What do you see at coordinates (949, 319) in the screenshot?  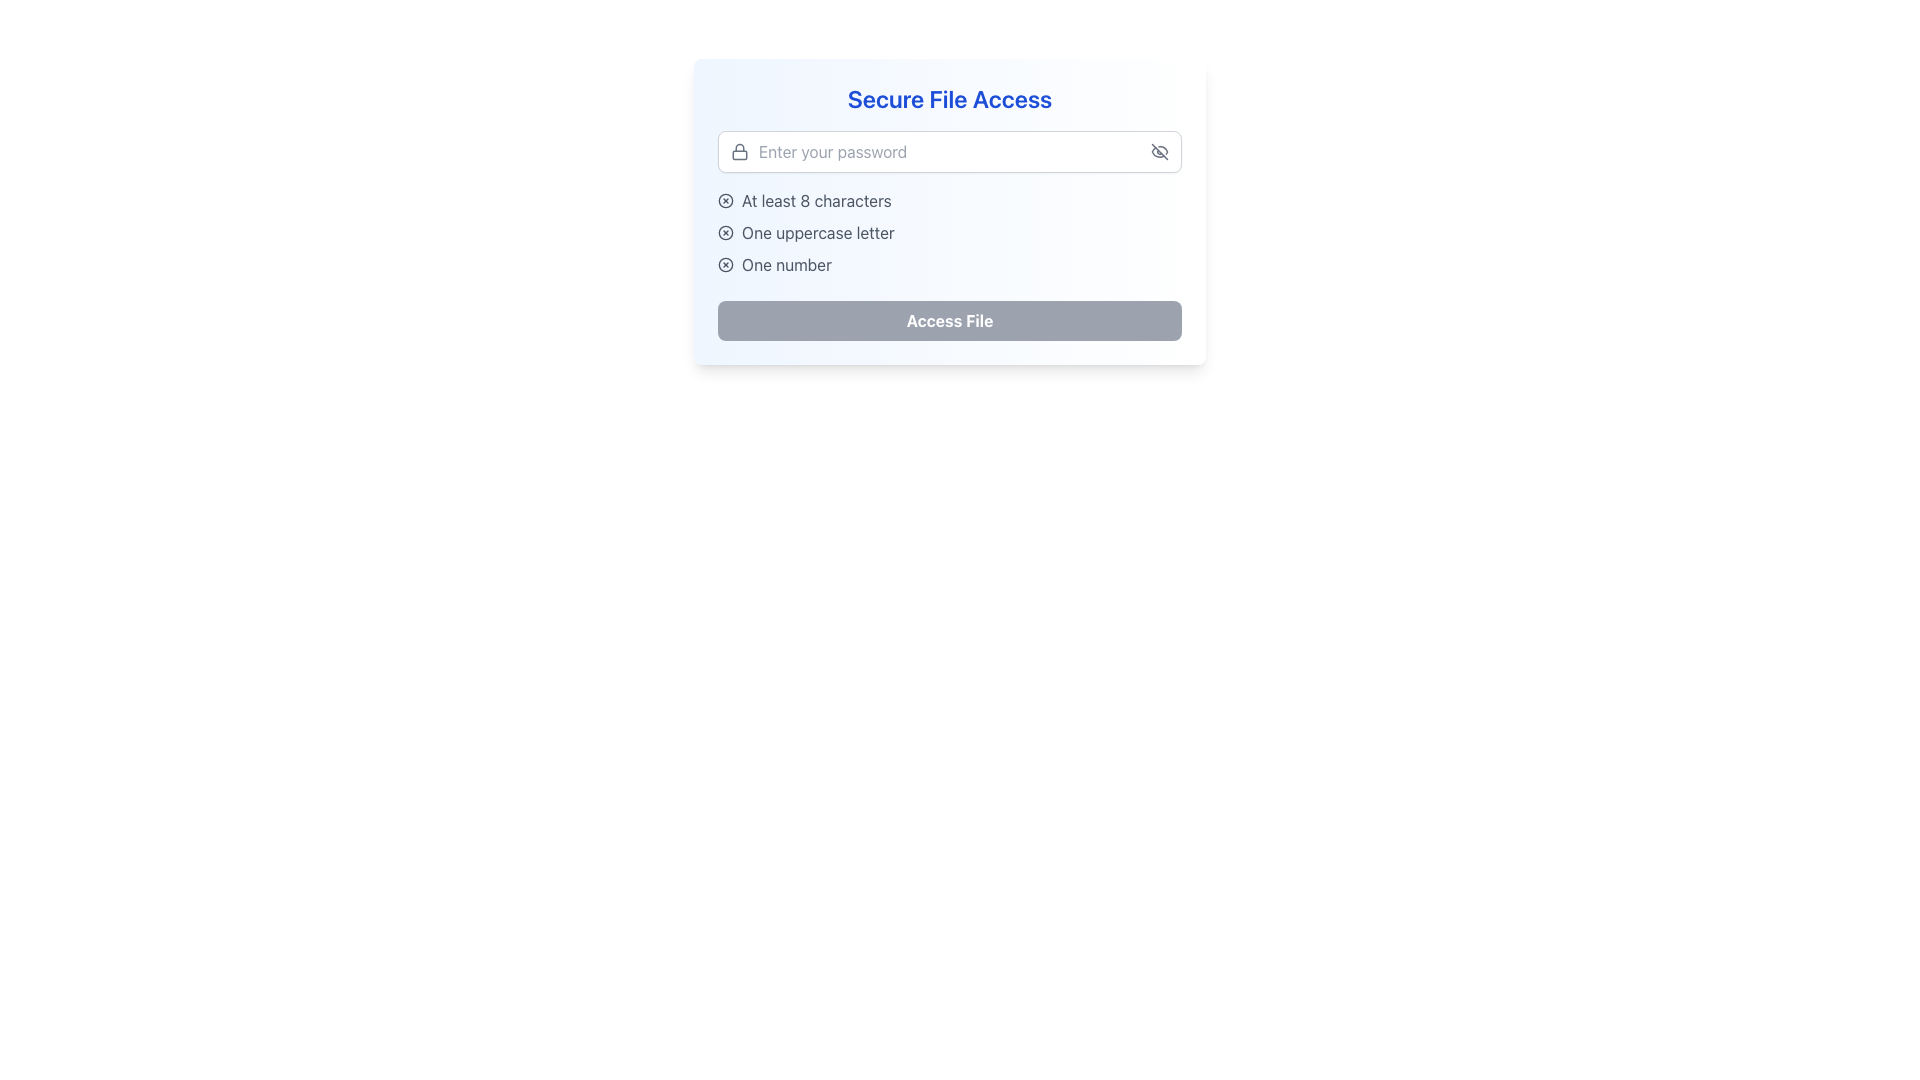 I see `the 'Access File' disabled button, which has a gray background and white text, located beneath the password instructions in the 'Secure File Access' section` at bounding box center [949, 319].